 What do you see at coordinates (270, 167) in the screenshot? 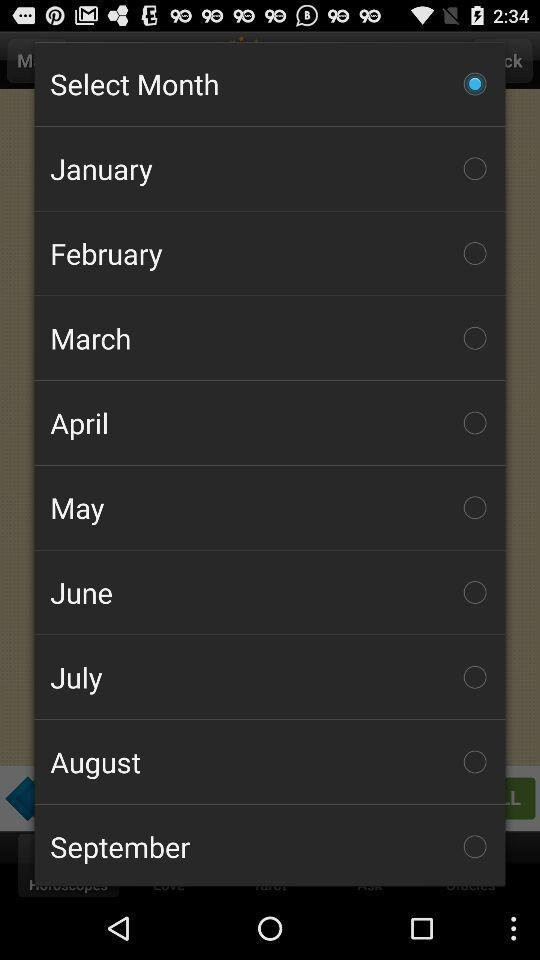
I see `the january checkbox` at bounding box center [270, 167].